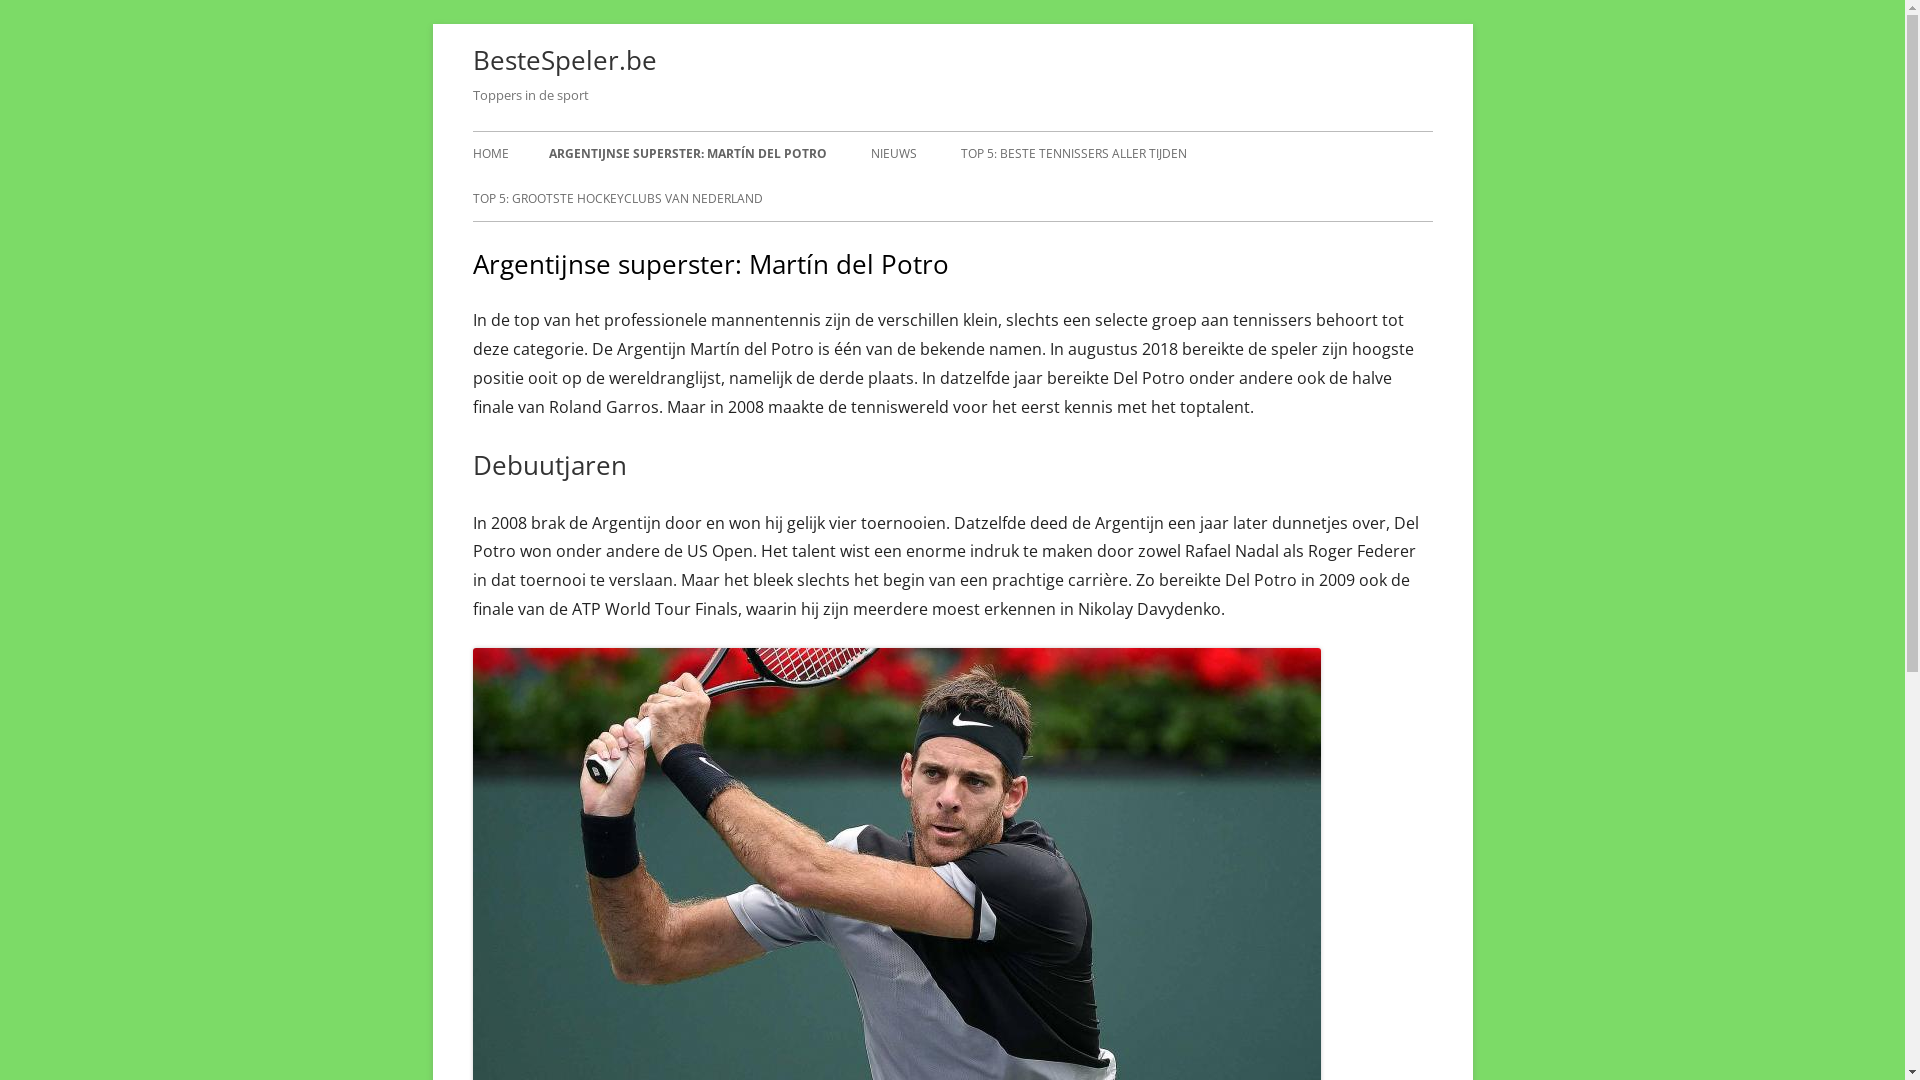  What do you see at coordinates (891, 153) in the screenshot?
I see `'NIEUWS'` at bounding box center [891, 153].